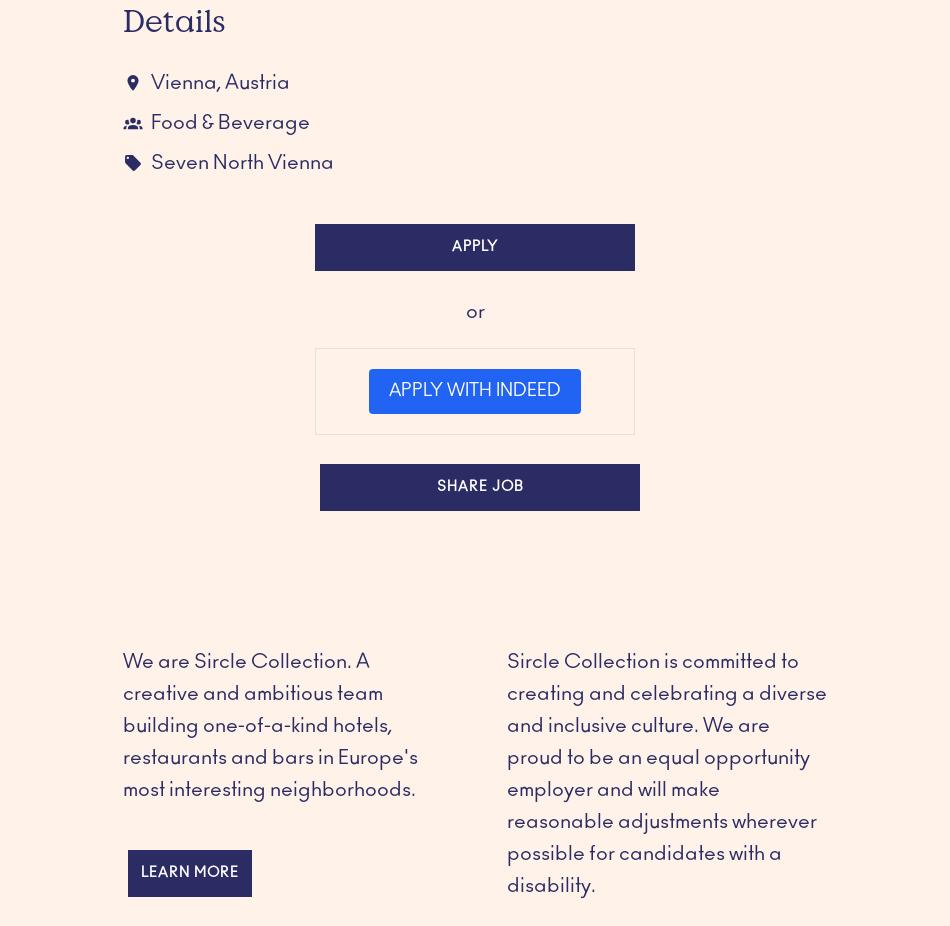  I want to click on 'Austria', so click(224, 81).